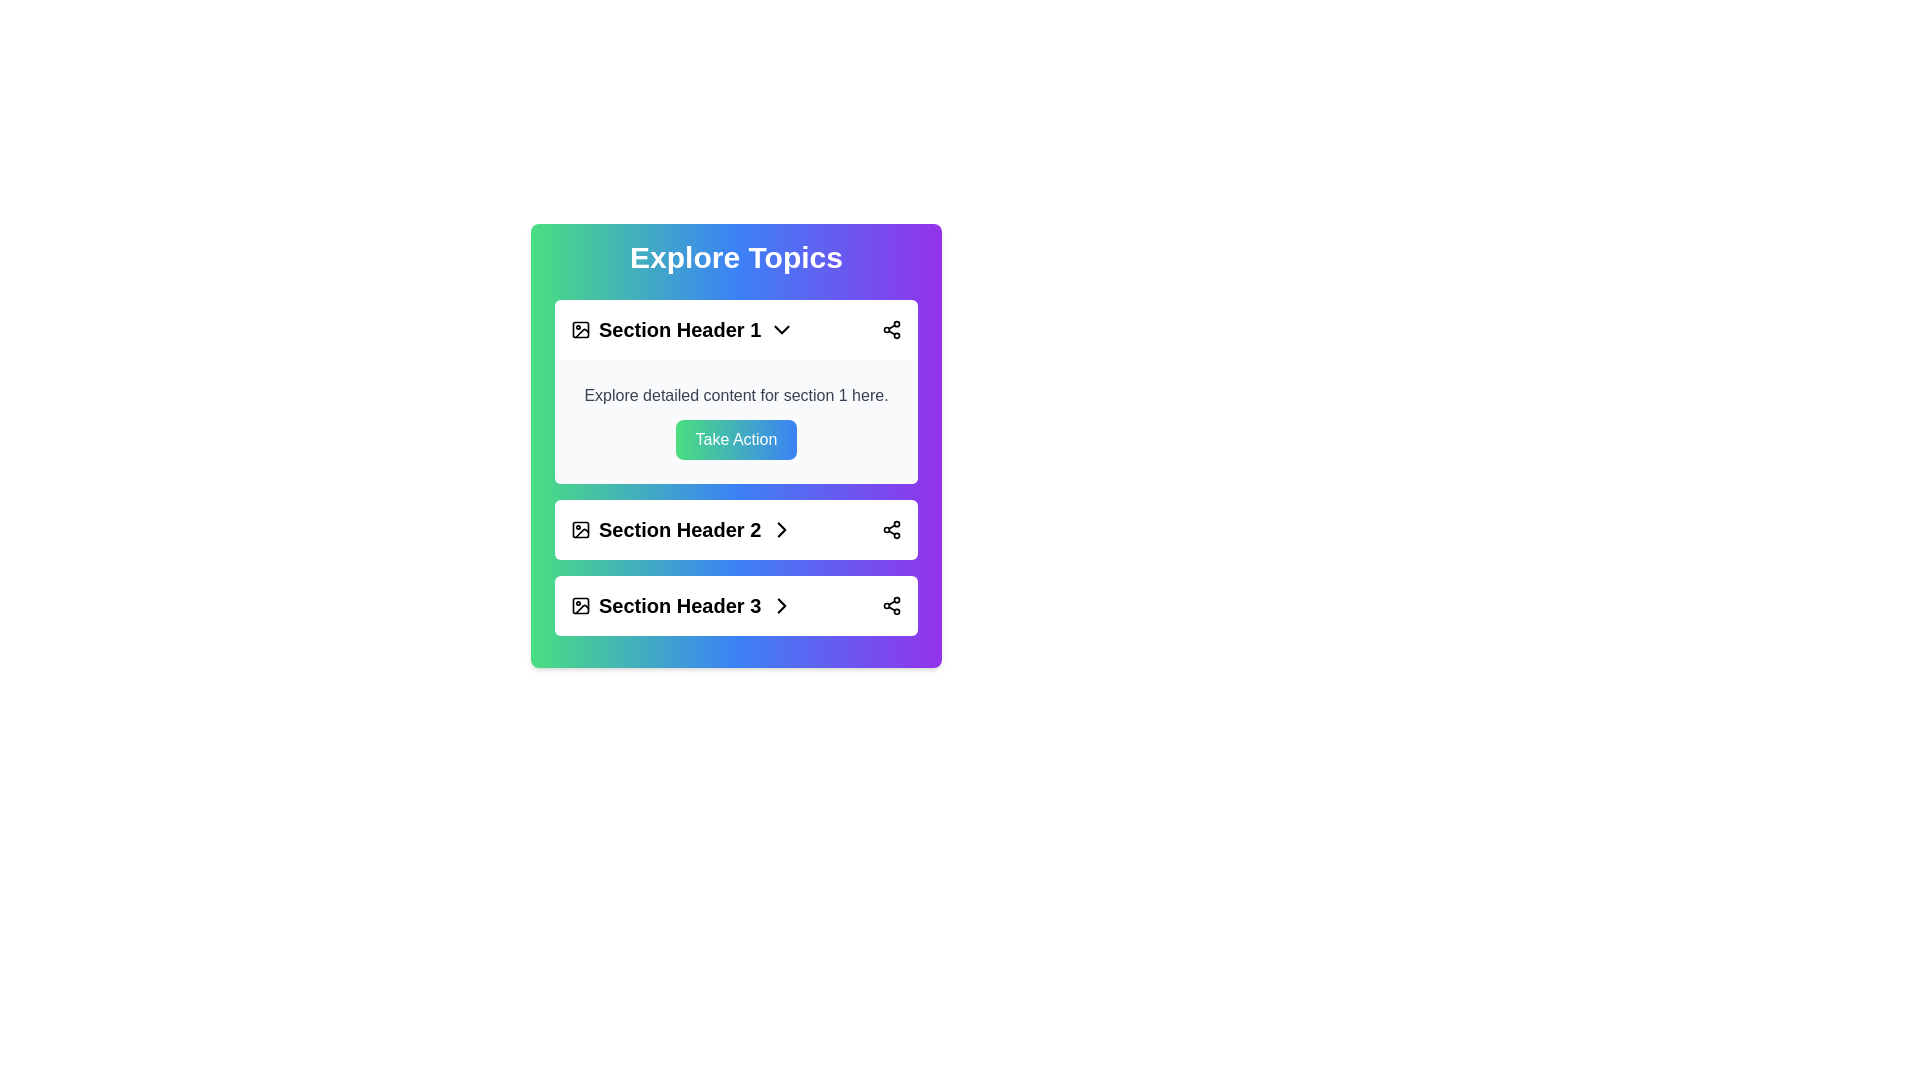 The image size is (1920, 1080). I want to click on the share button styled as an SVG-based icon located on the far right of 'Section Header 2' to observe the hover effect, so click(891, 528).